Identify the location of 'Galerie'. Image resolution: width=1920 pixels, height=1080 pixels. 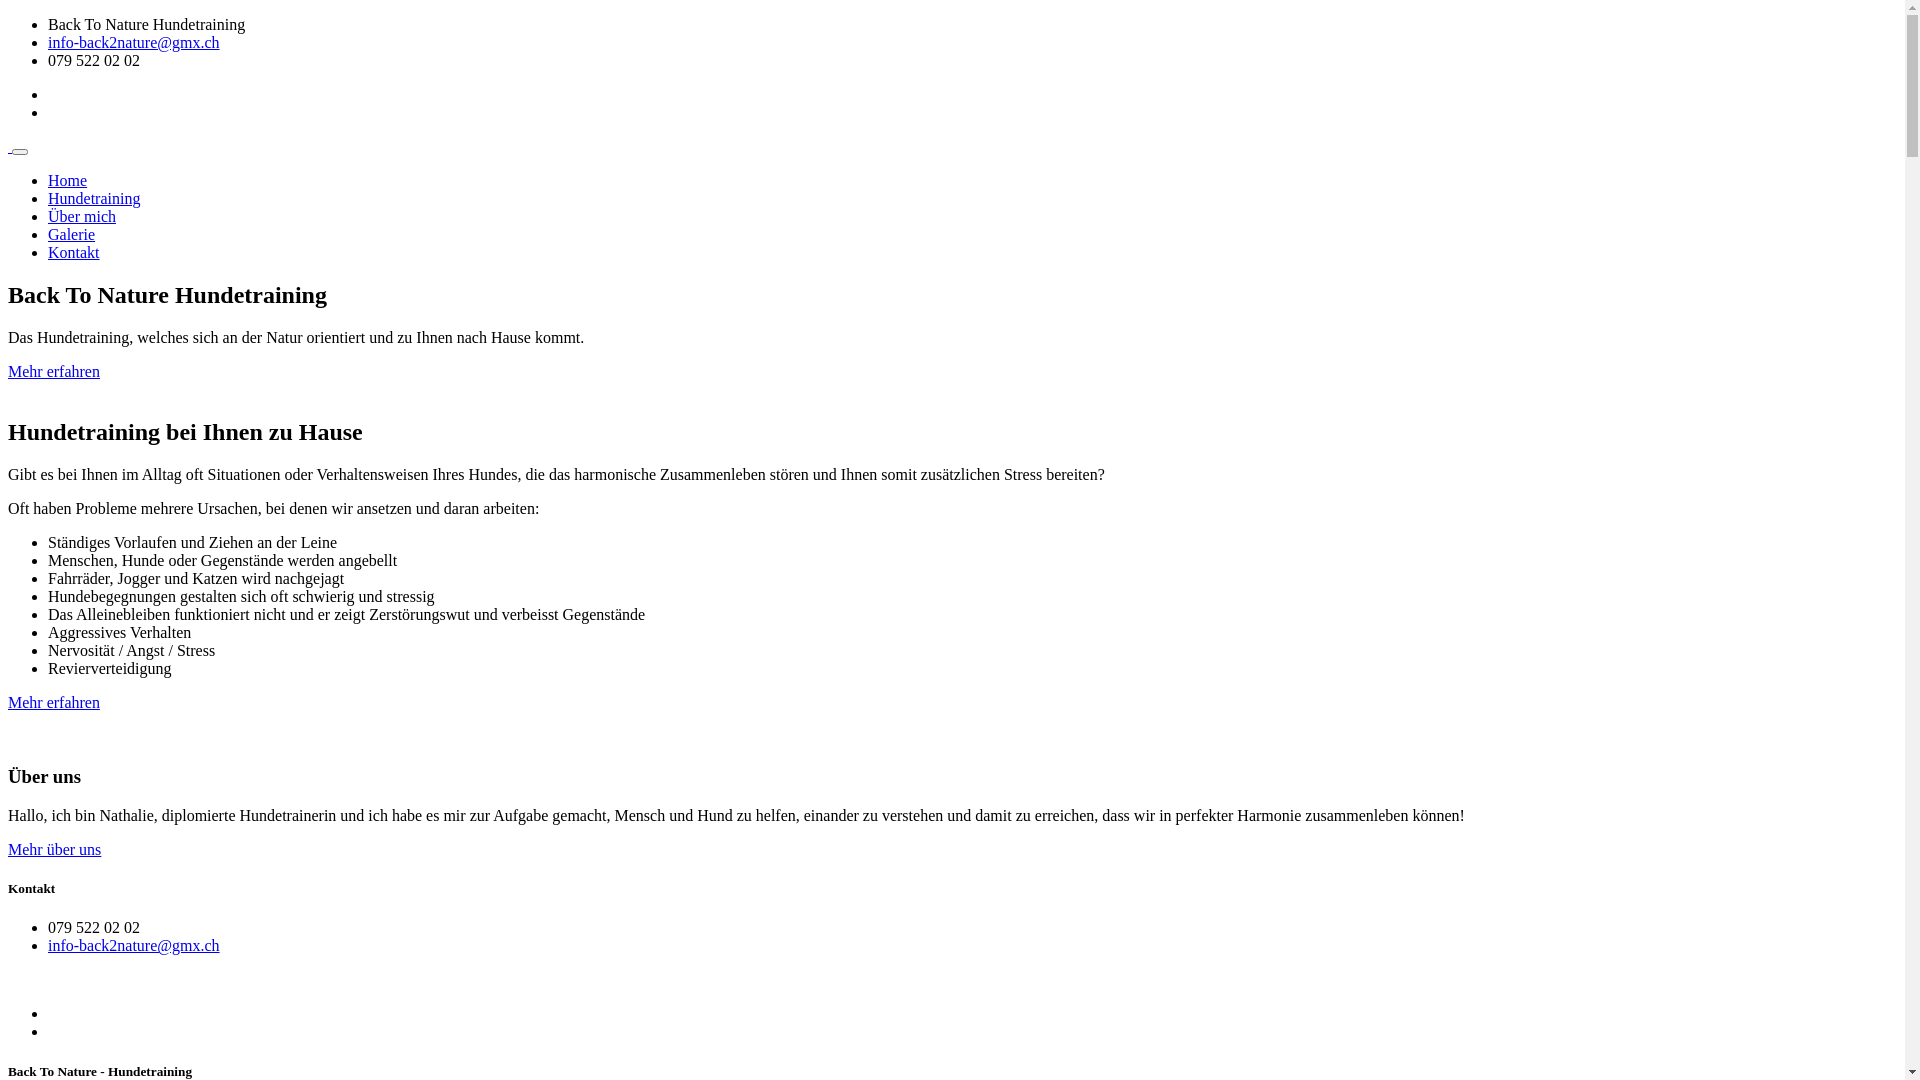
(71, 233).